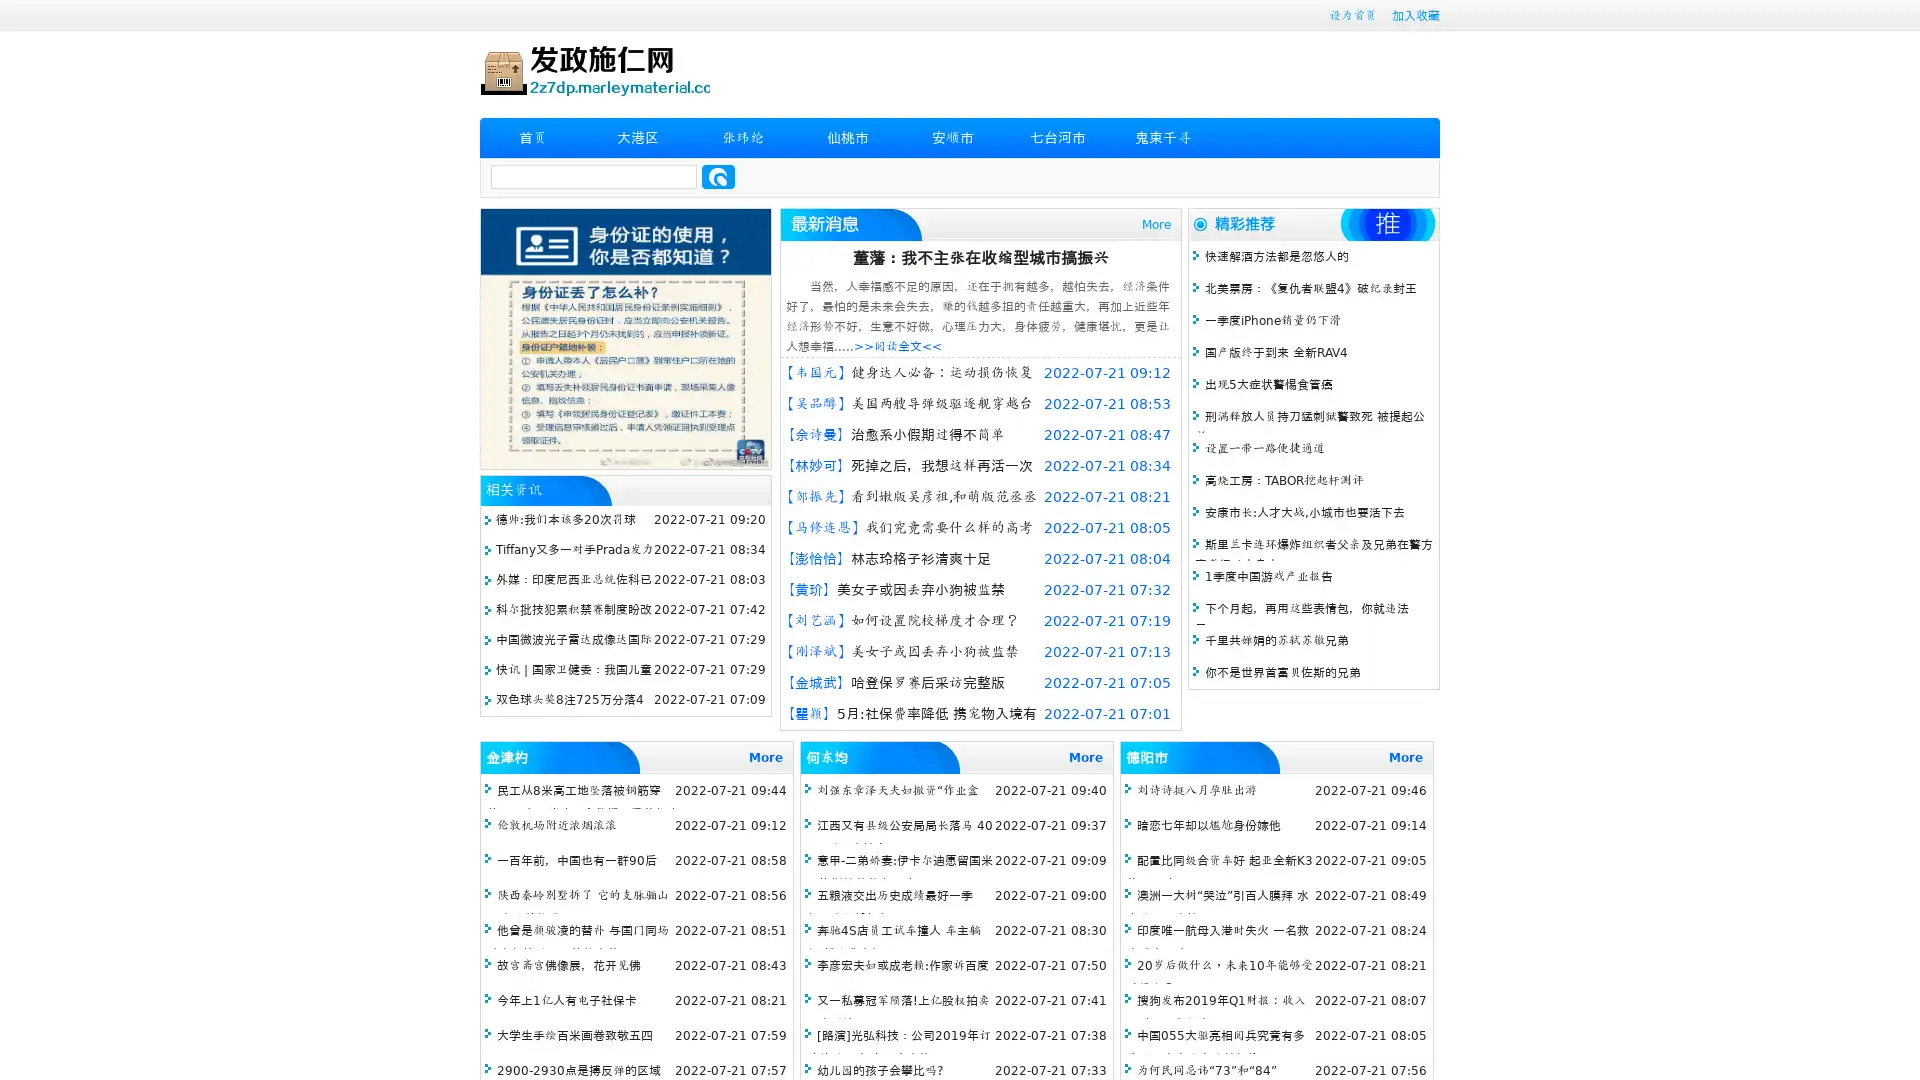  What do you see at coordinates (718, 176) in the screenshot?
I see `Search` at bounding box center [718, 176].